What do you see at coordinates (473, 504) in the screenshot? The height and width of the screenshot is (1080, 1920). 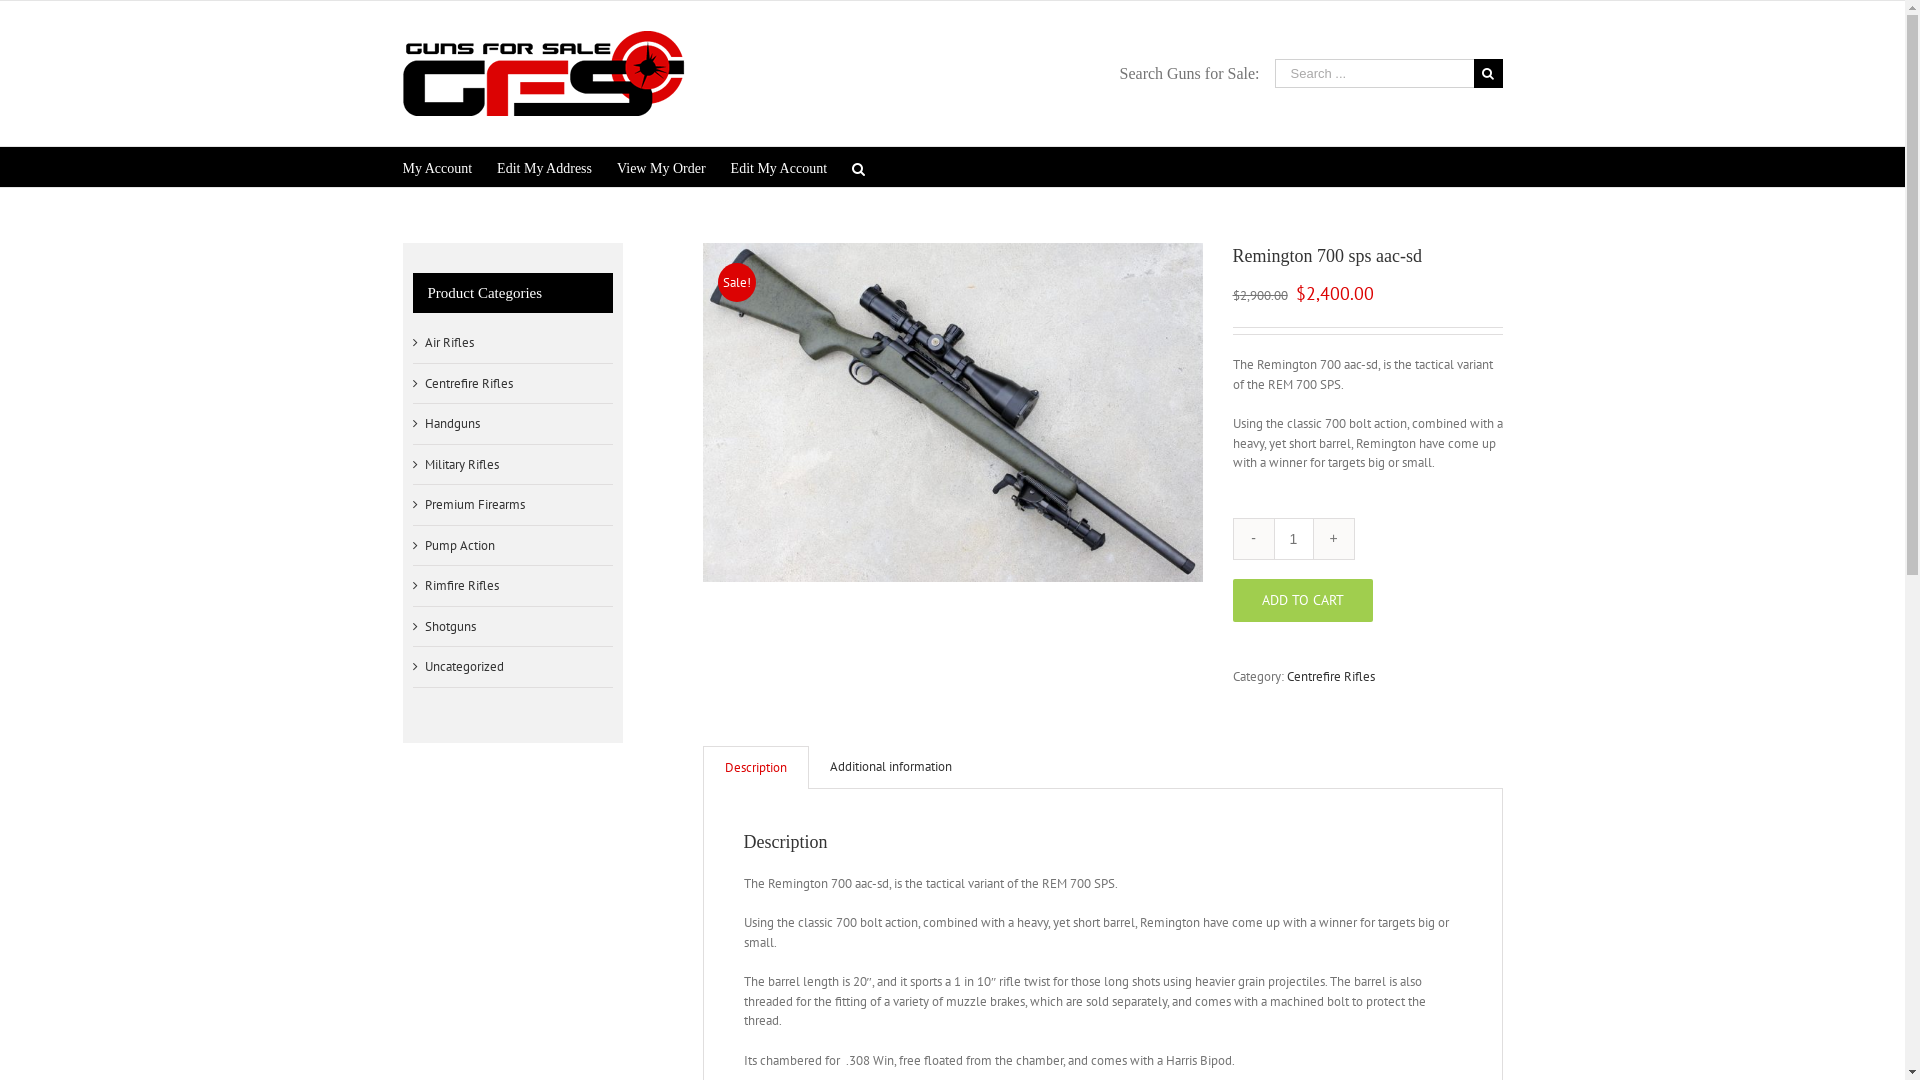 I see `'Premium Firearms'` at bounding box center [473, 504].